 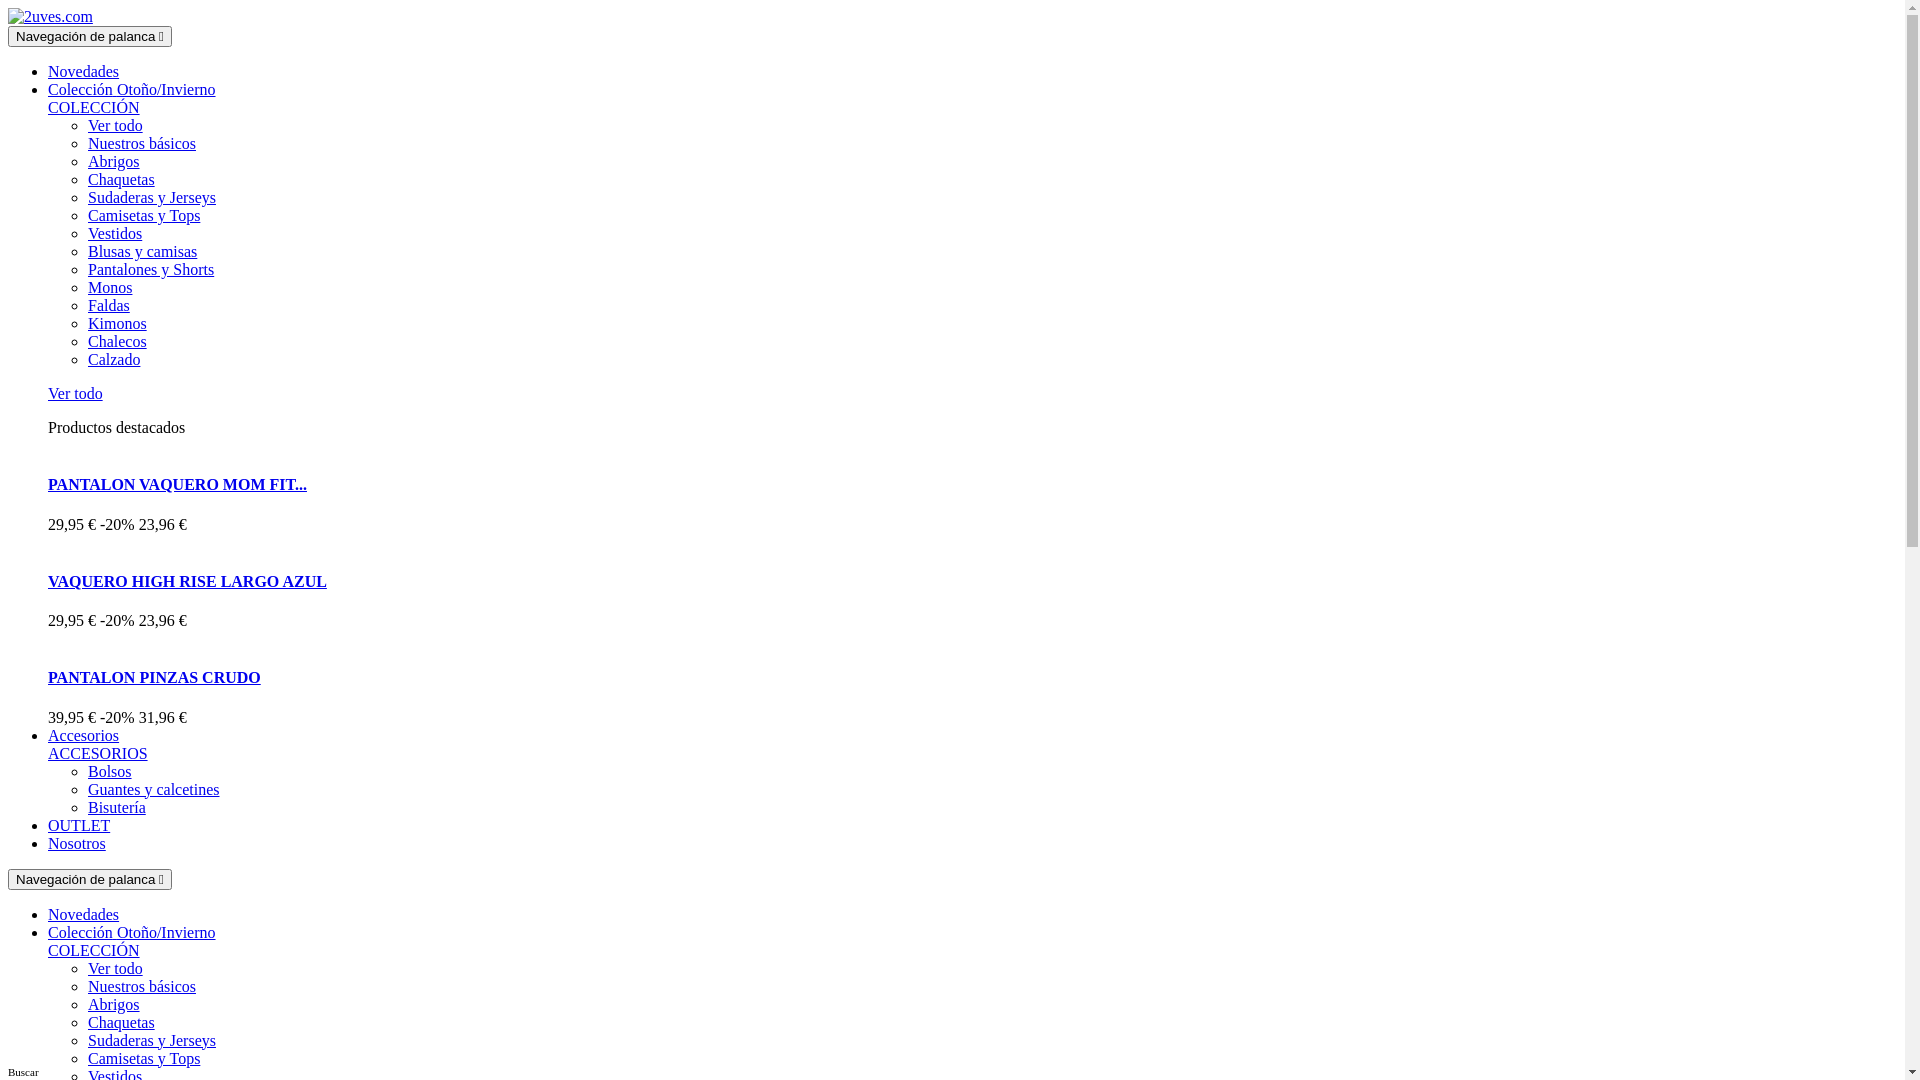 What do you see at coordinates (149, 268) in the screenshot?
I see `'Pantalones y Shorts'` at bounding box center [149, 268].